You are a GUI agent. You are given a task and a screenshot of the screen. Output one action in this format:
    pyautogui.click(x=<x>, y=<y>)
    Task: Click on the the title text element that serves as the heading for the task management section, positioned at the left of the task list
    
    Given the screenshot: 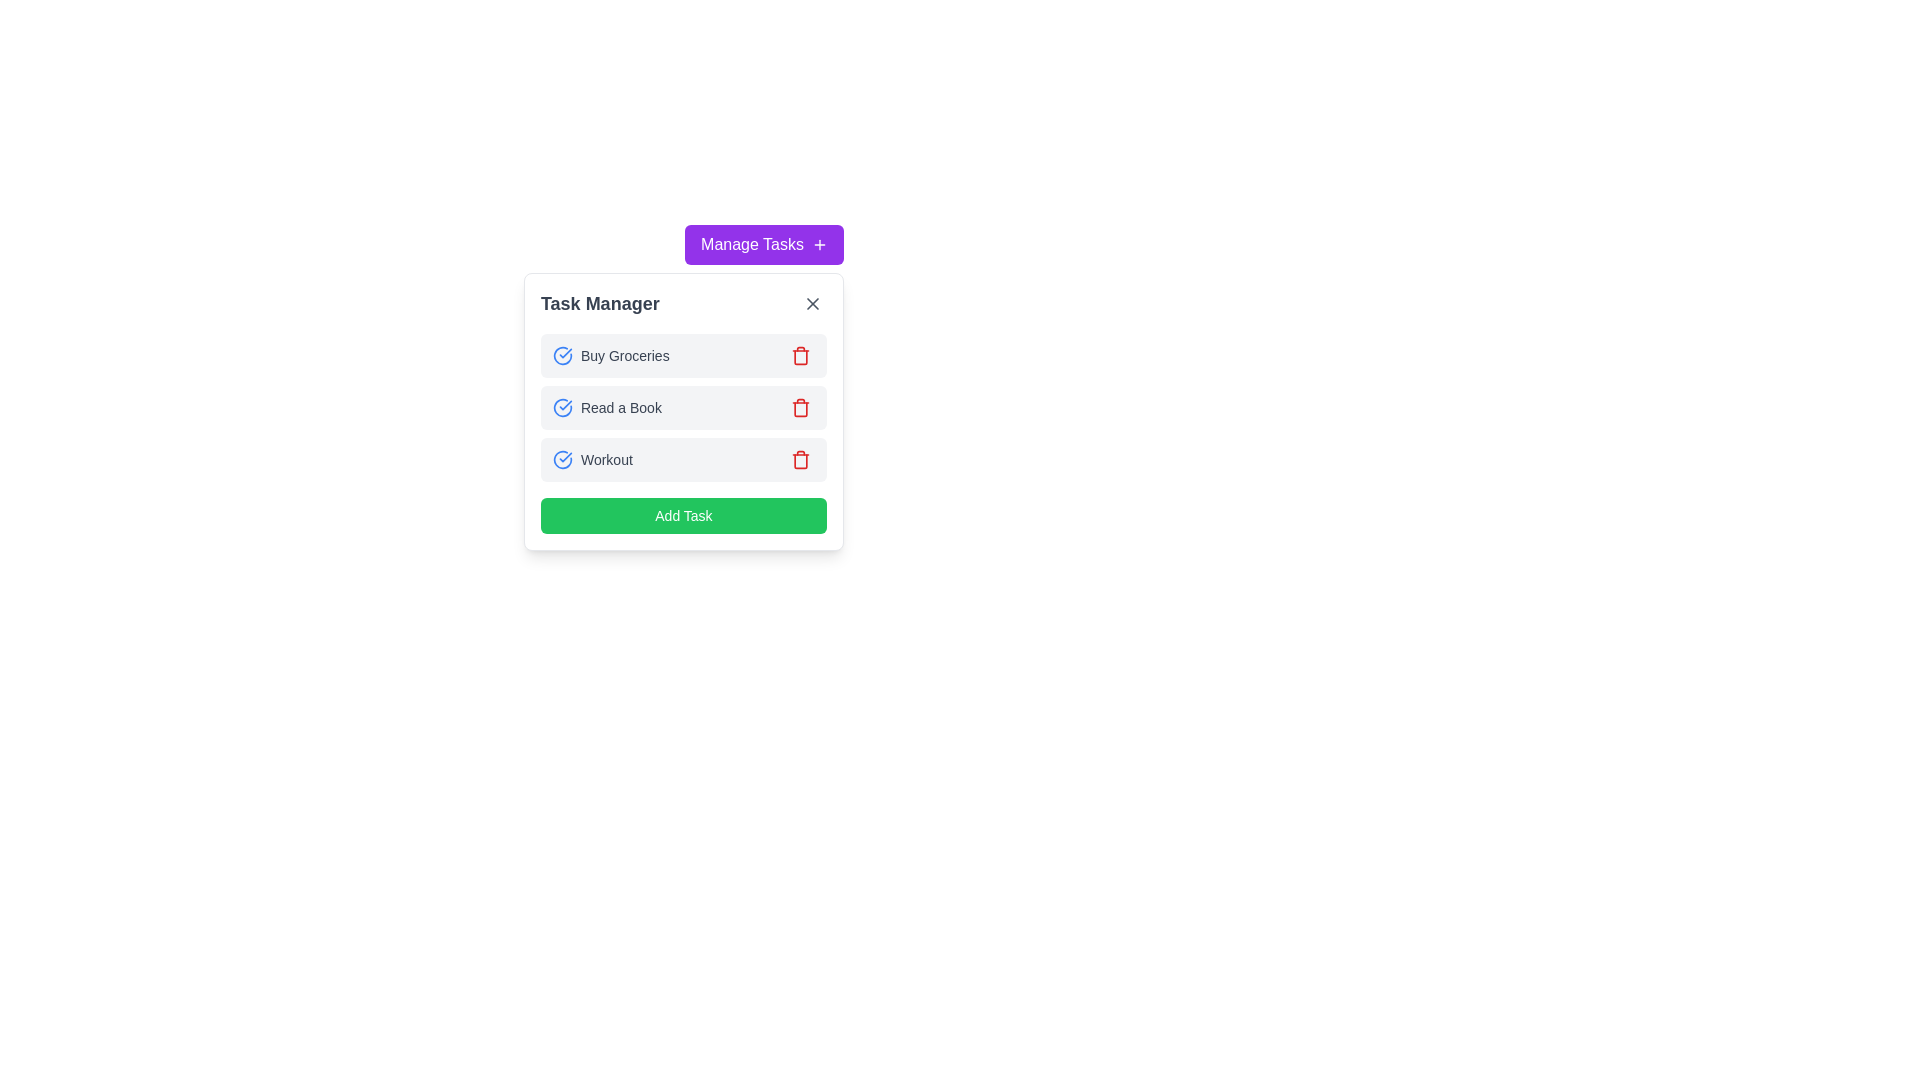 What is the action you would take?
    pyautogui.click(x=599, y=304)
    